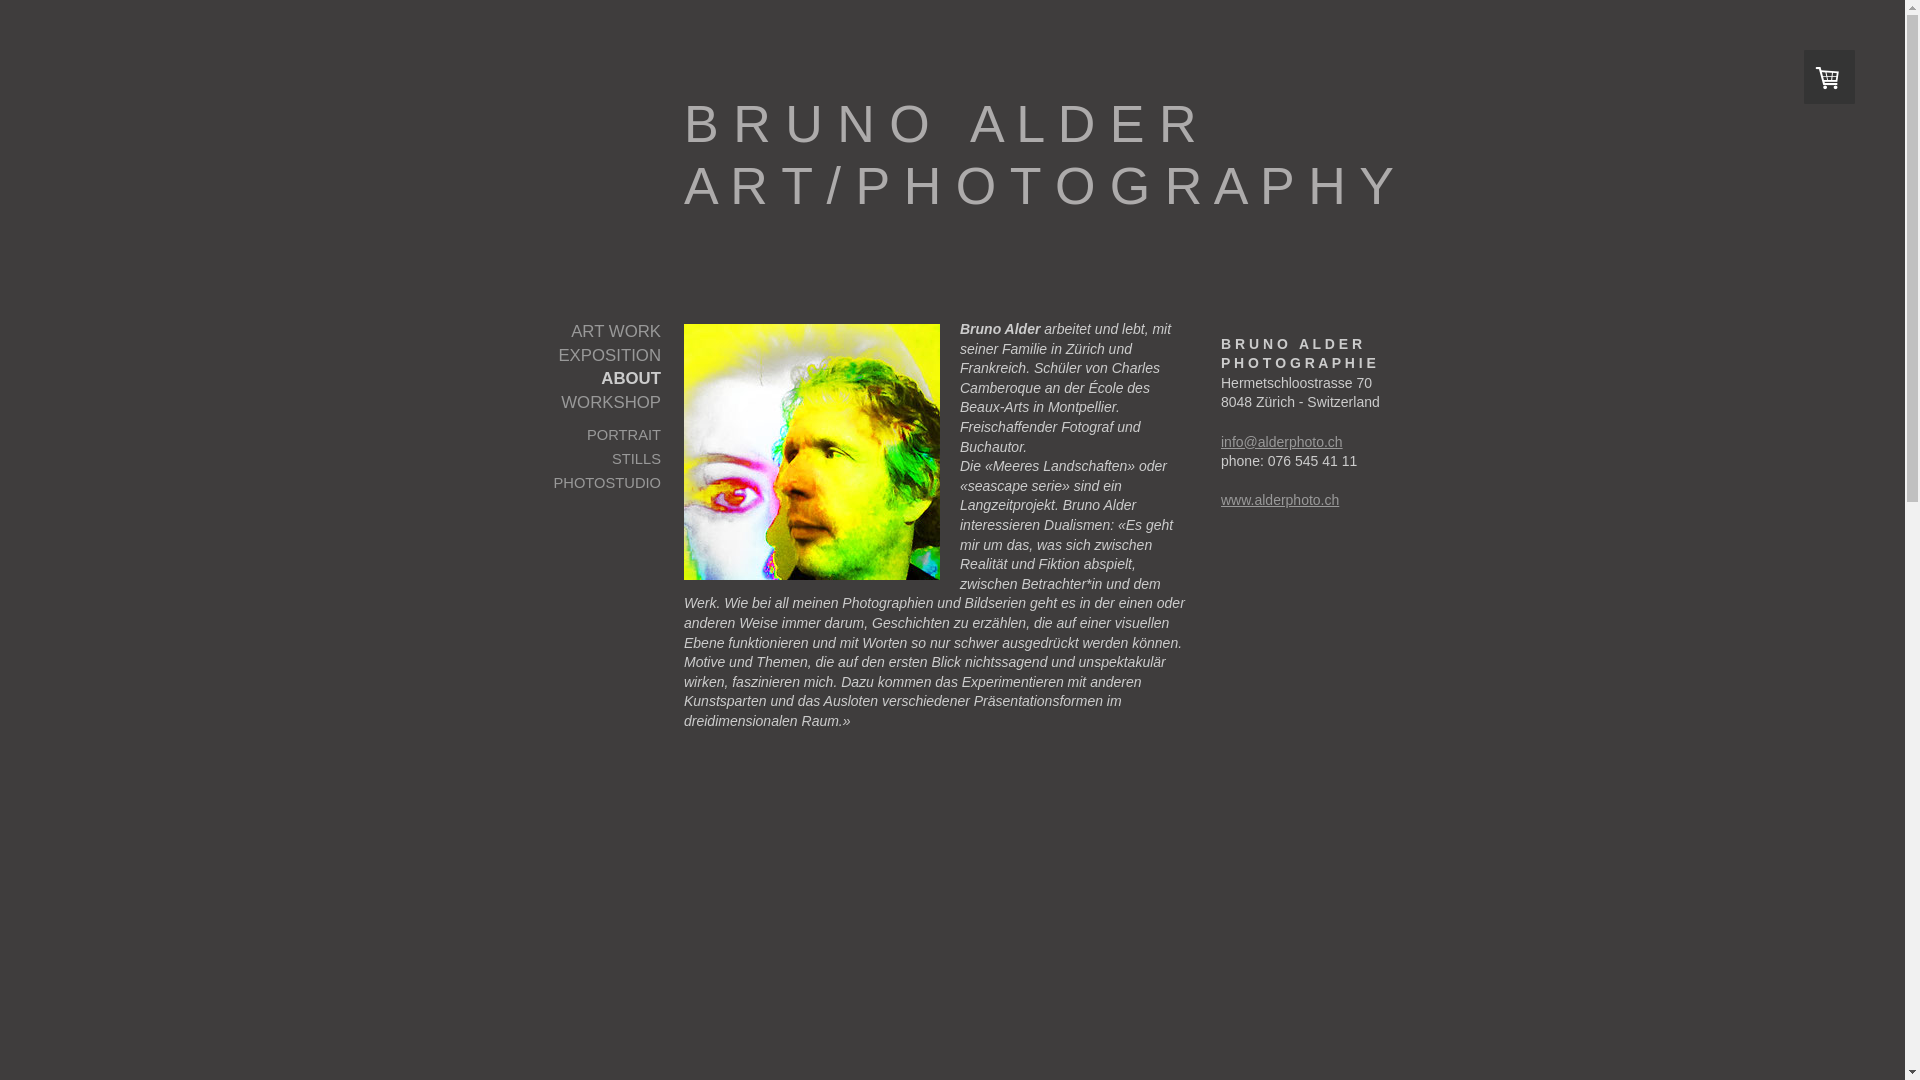 The height and width of the screenshot is (1080, 1920). What do you see at coordinates (1280, 499) in the screenshot?
I see `'www.alderphoto.ch'` at bounding box center [1280, 499].